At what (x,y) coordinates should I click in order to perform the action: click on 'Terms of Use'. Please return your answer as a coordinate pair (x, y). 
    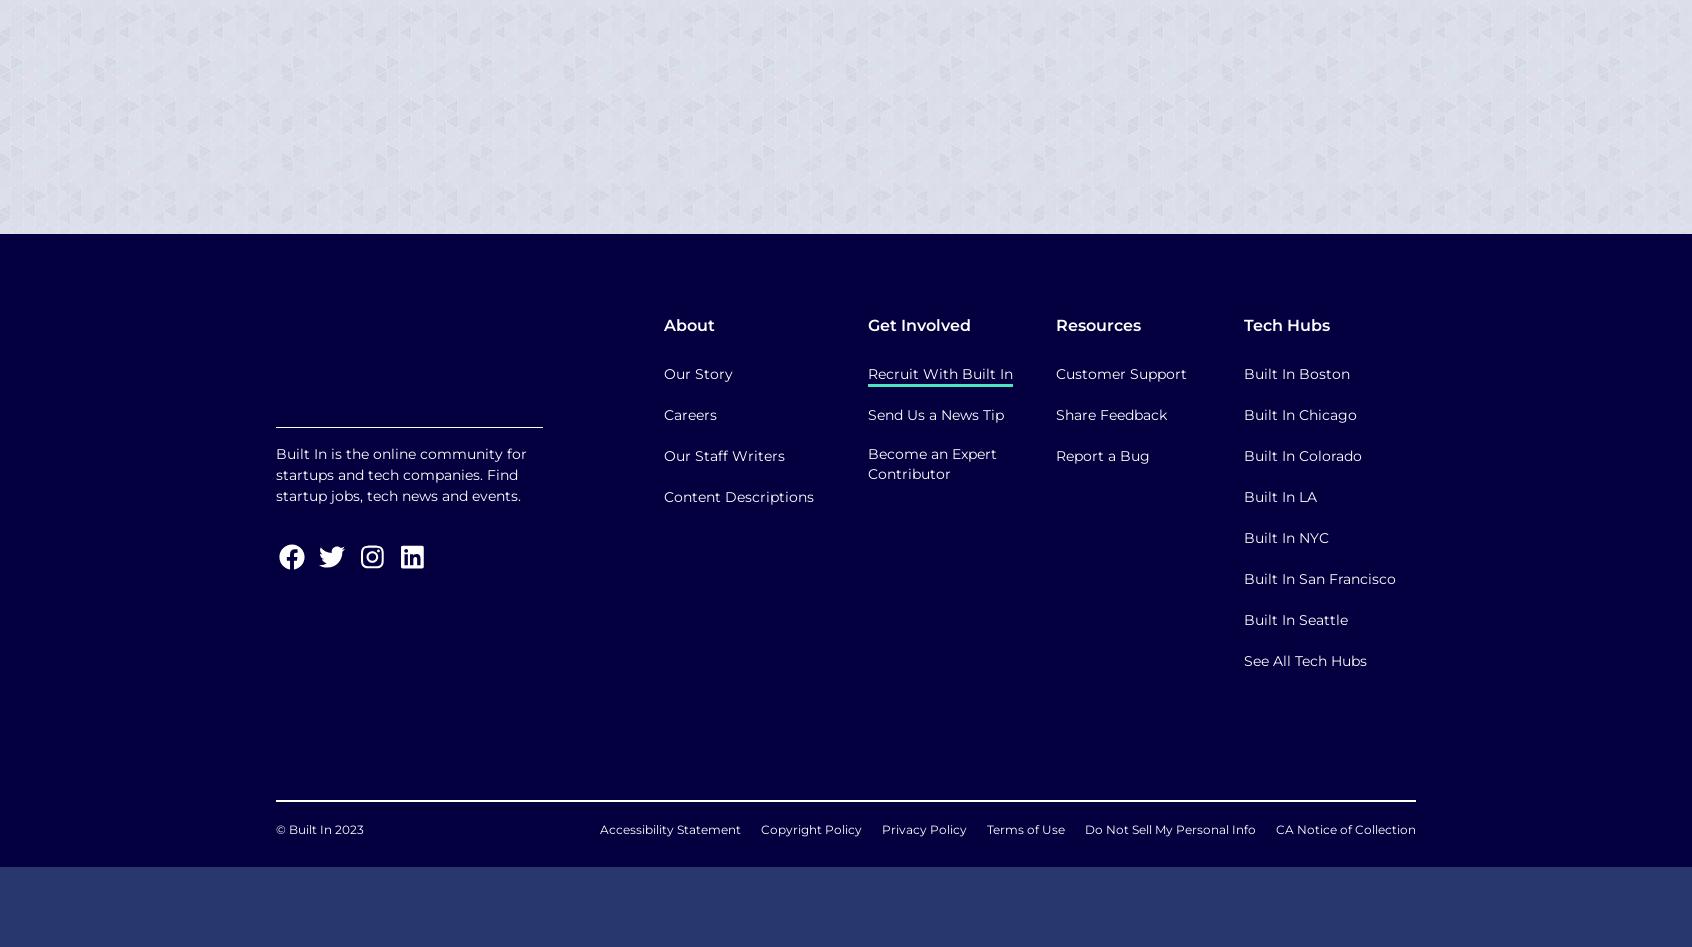
    Looking at the image, I should click on (1025, 829).